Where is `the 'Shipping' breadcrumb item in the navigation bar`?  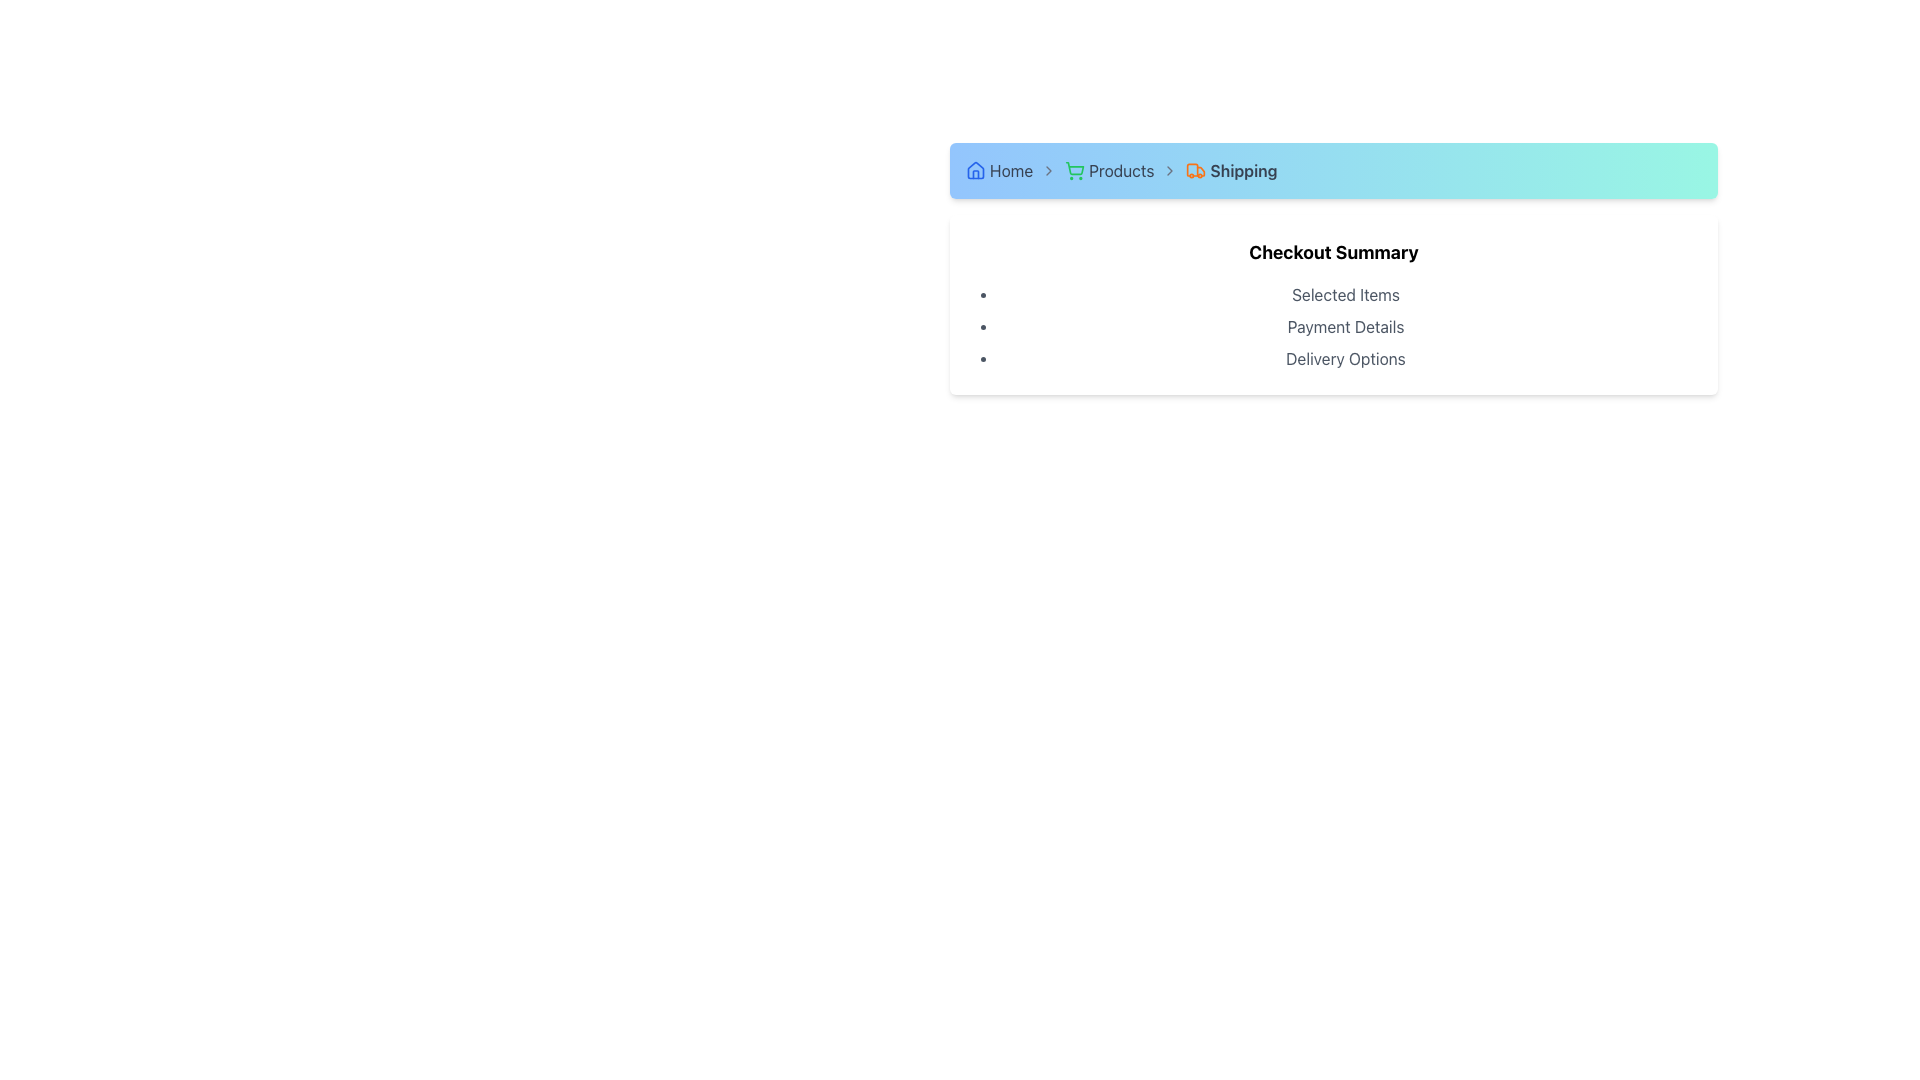
the 'Shipping' breadcrumb item in the navigation bar is located at coordinates (1230, 169).